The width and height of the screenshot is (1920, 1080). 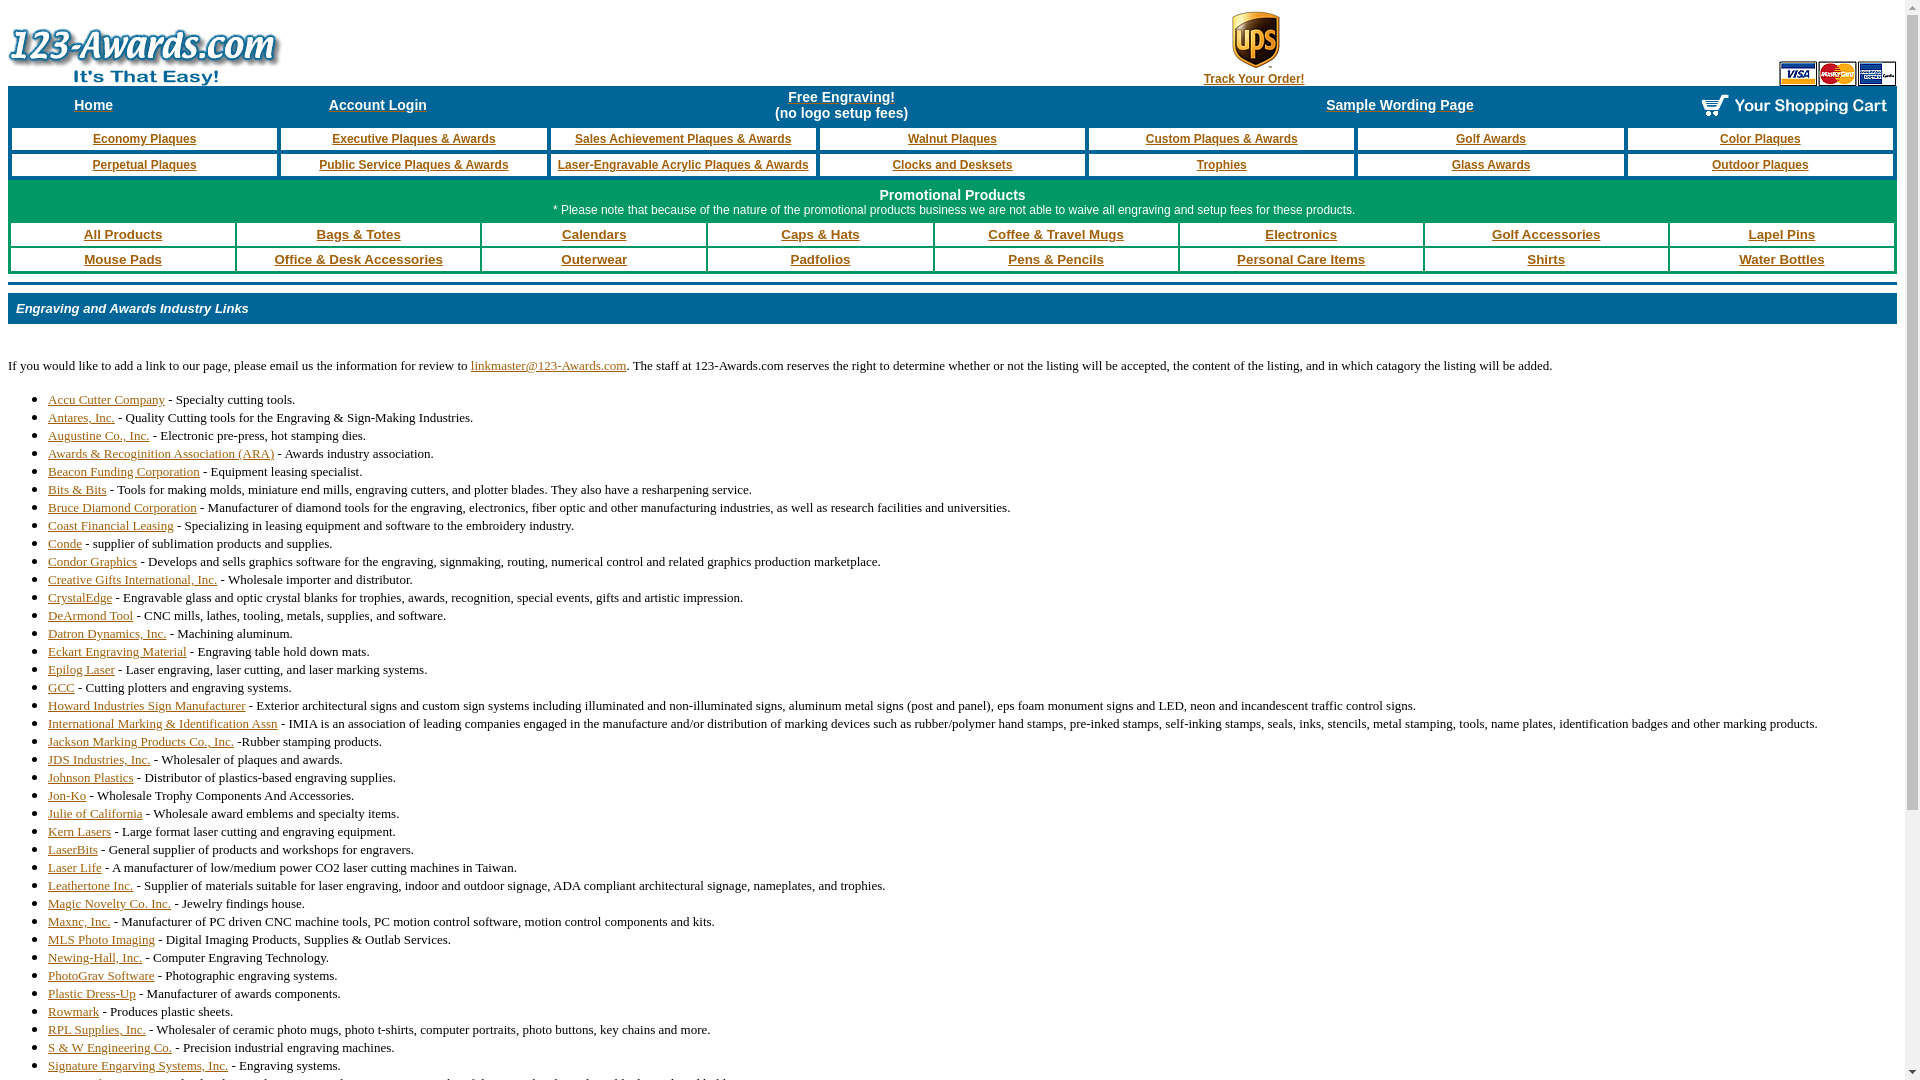 I want to click on 'Account Login', so click(x=378, y=104).